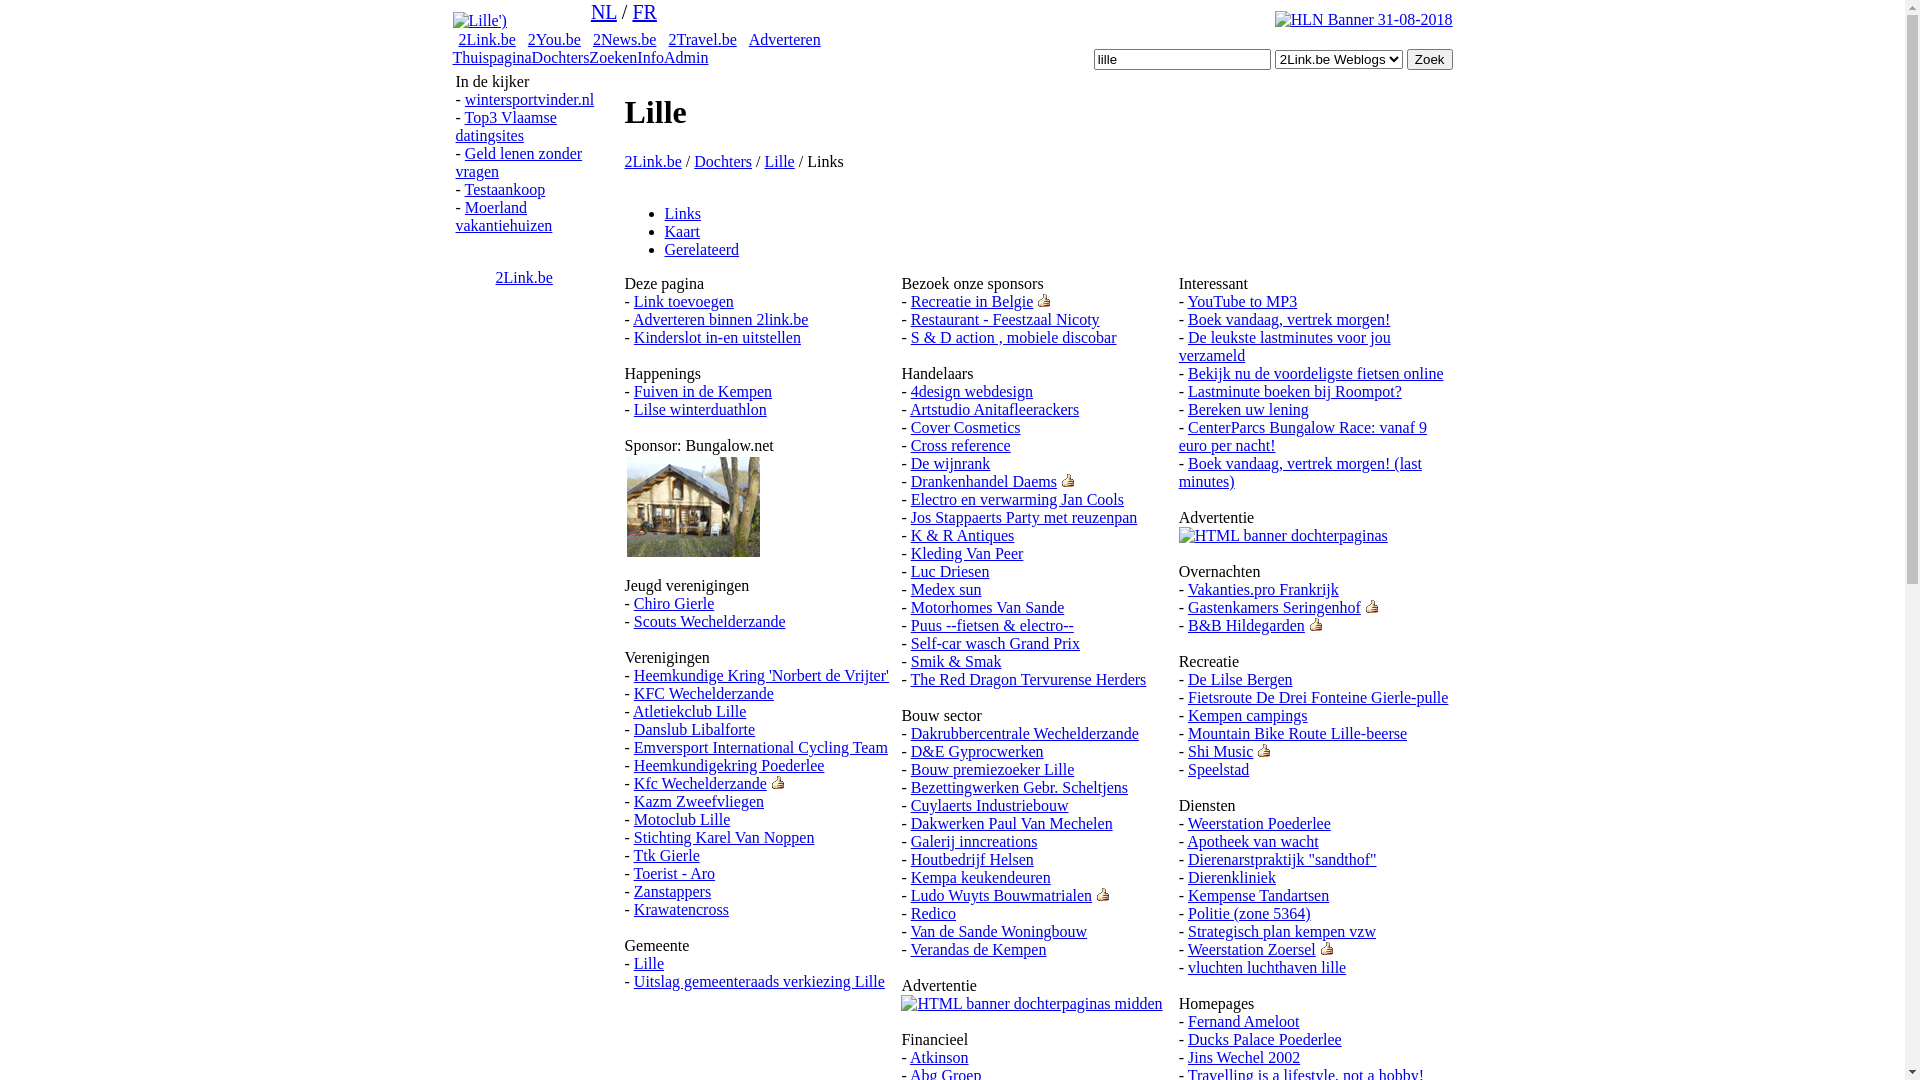  I want to click on 'Artstudio Anitafleerackers', so click(909, 408).